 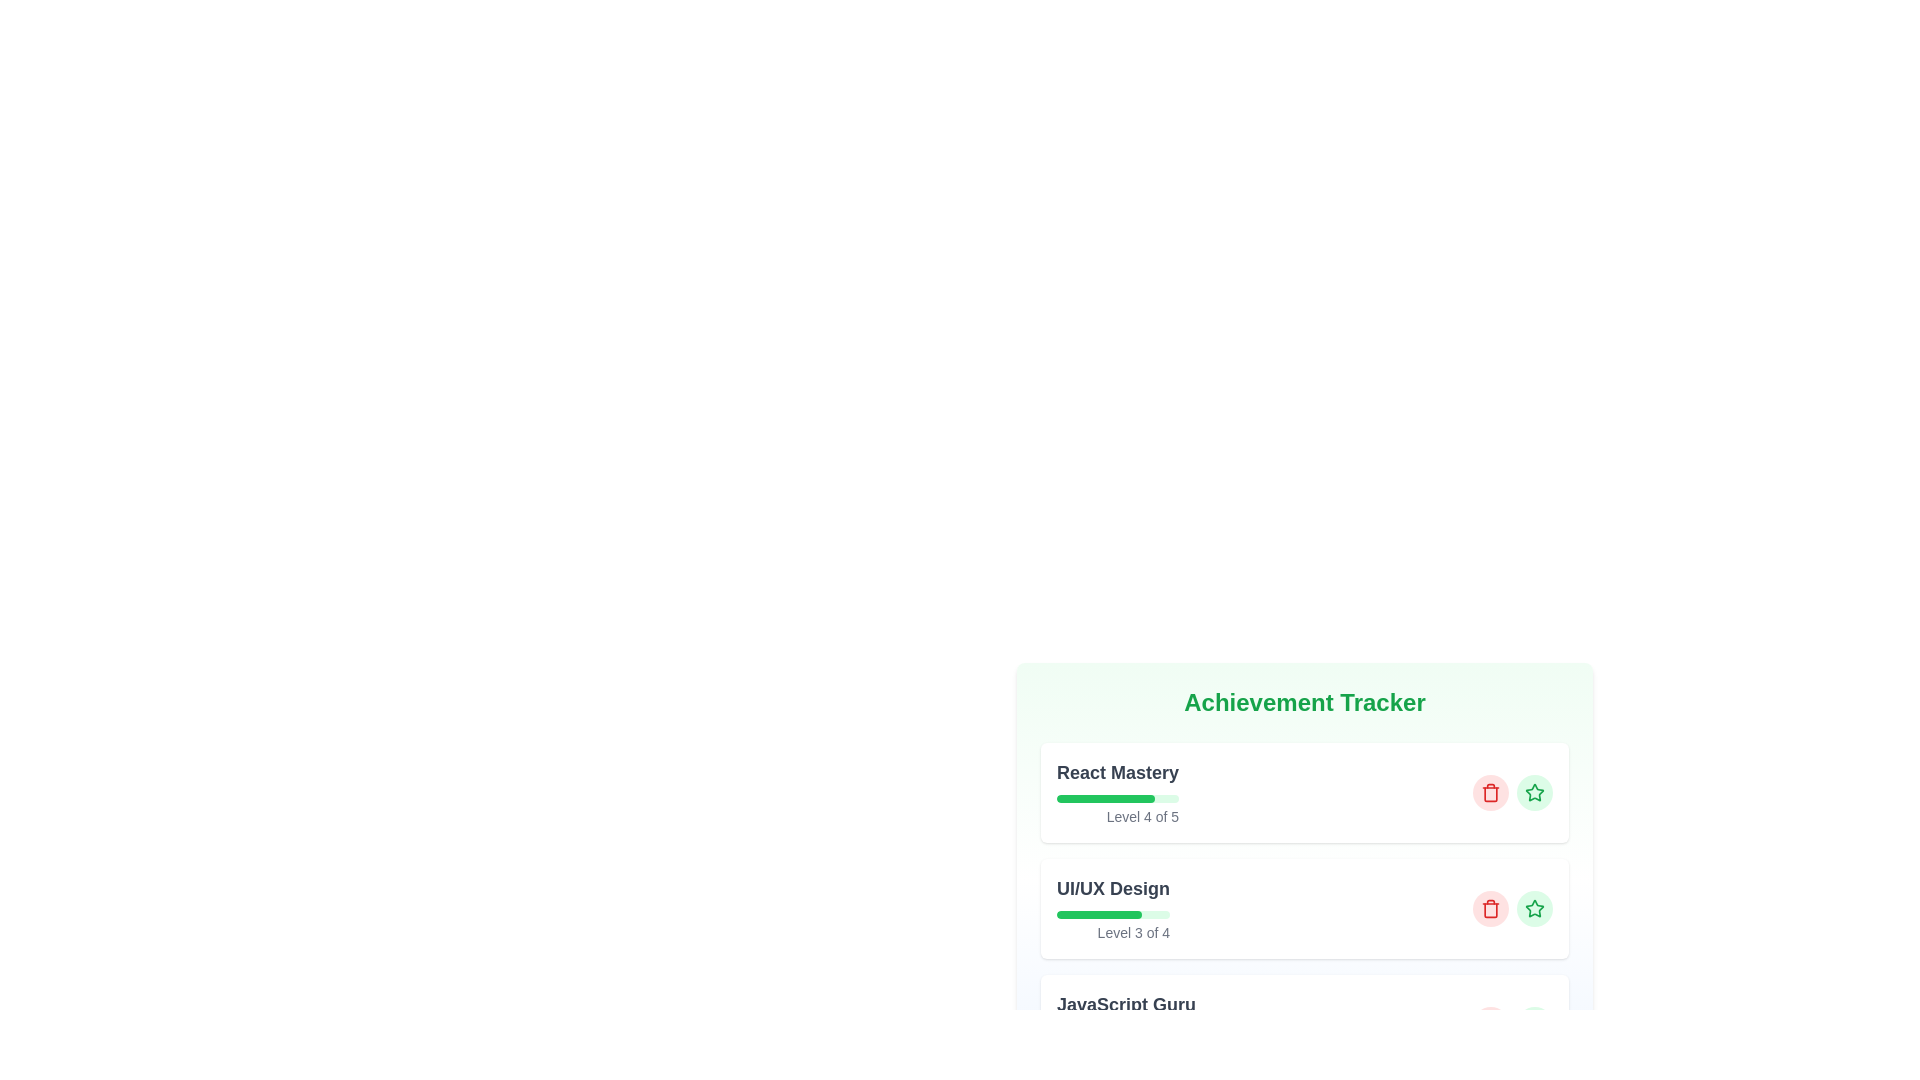 I want to click on the second button on the far right side of the inline layout, which marks an achievement as a favorite, aligning with the 'JavaScript Guru' entry in the Achievement Tracker, so click(x=1534, y=1025).